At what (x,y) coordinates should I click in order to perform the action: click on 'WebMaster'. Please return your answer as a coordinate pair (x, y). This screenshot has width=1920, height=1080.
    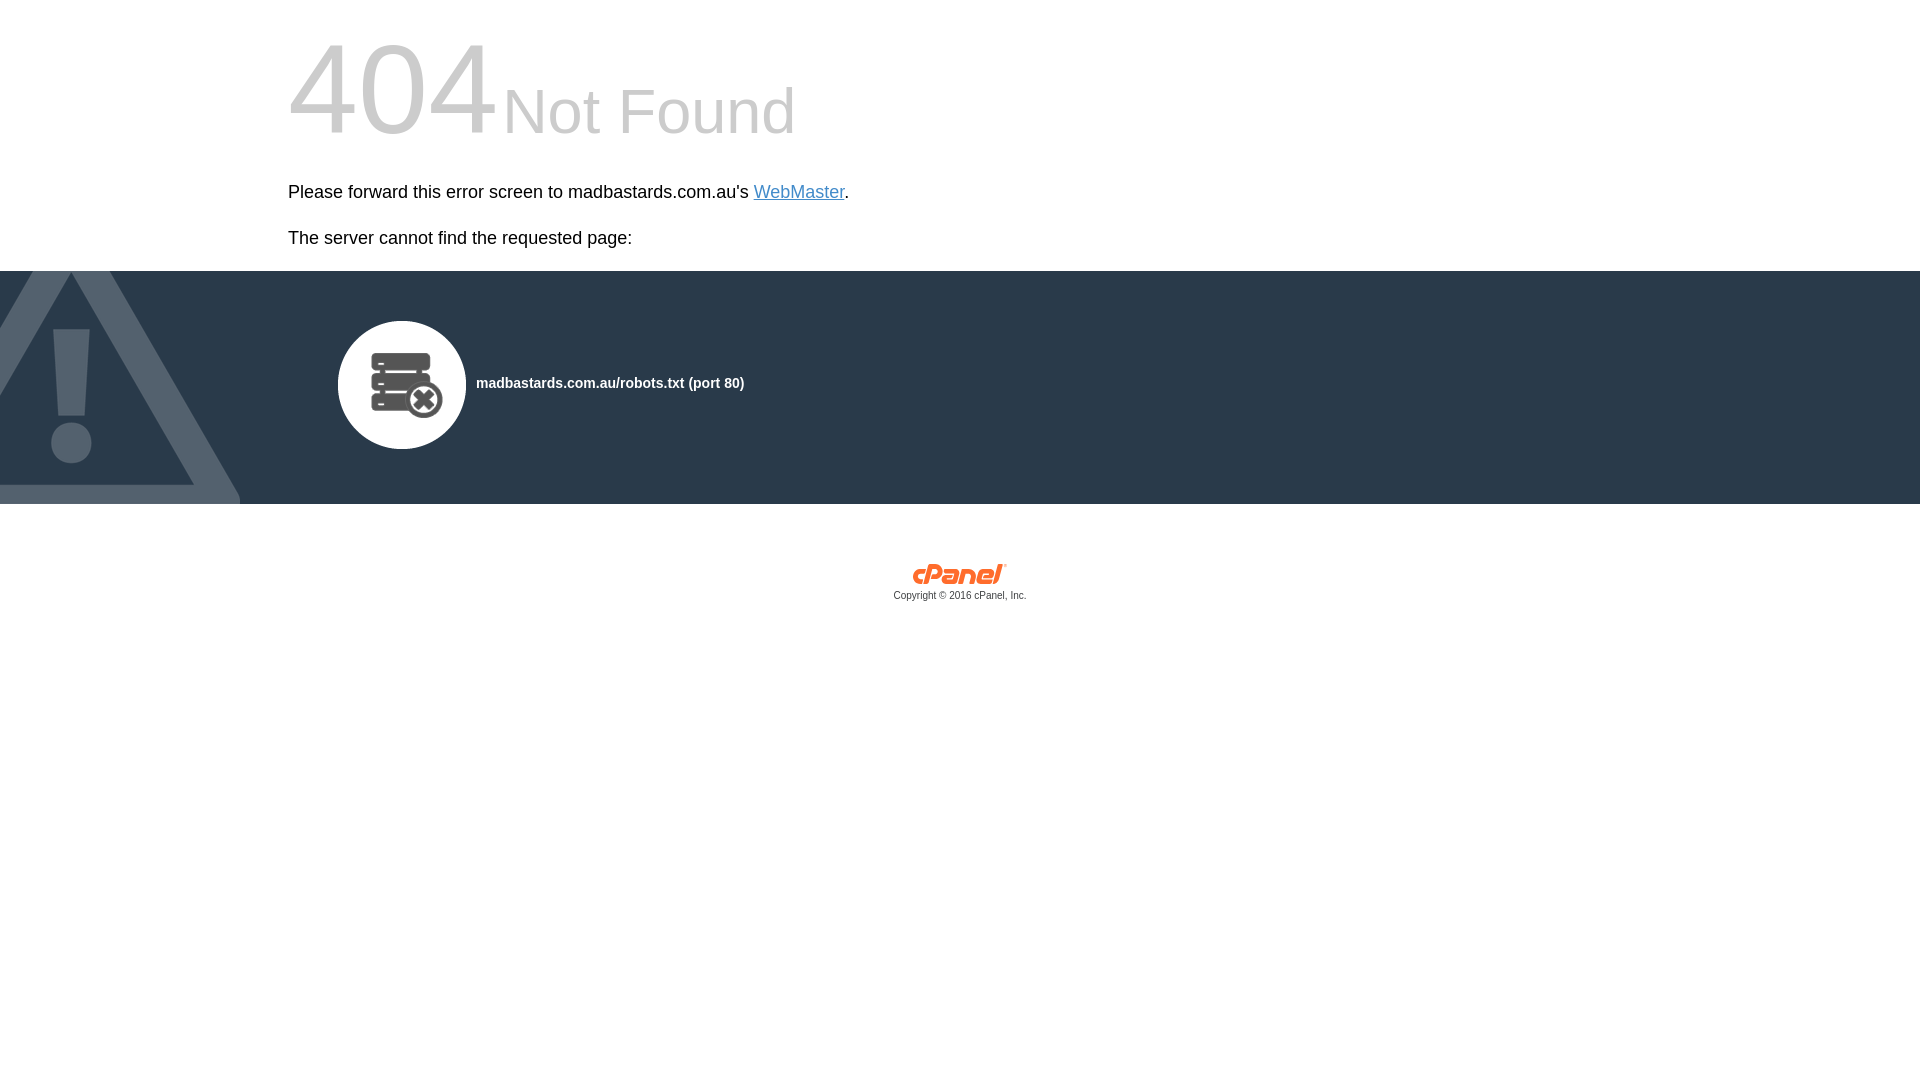
    Looking at the image, I should click on (798, 192).